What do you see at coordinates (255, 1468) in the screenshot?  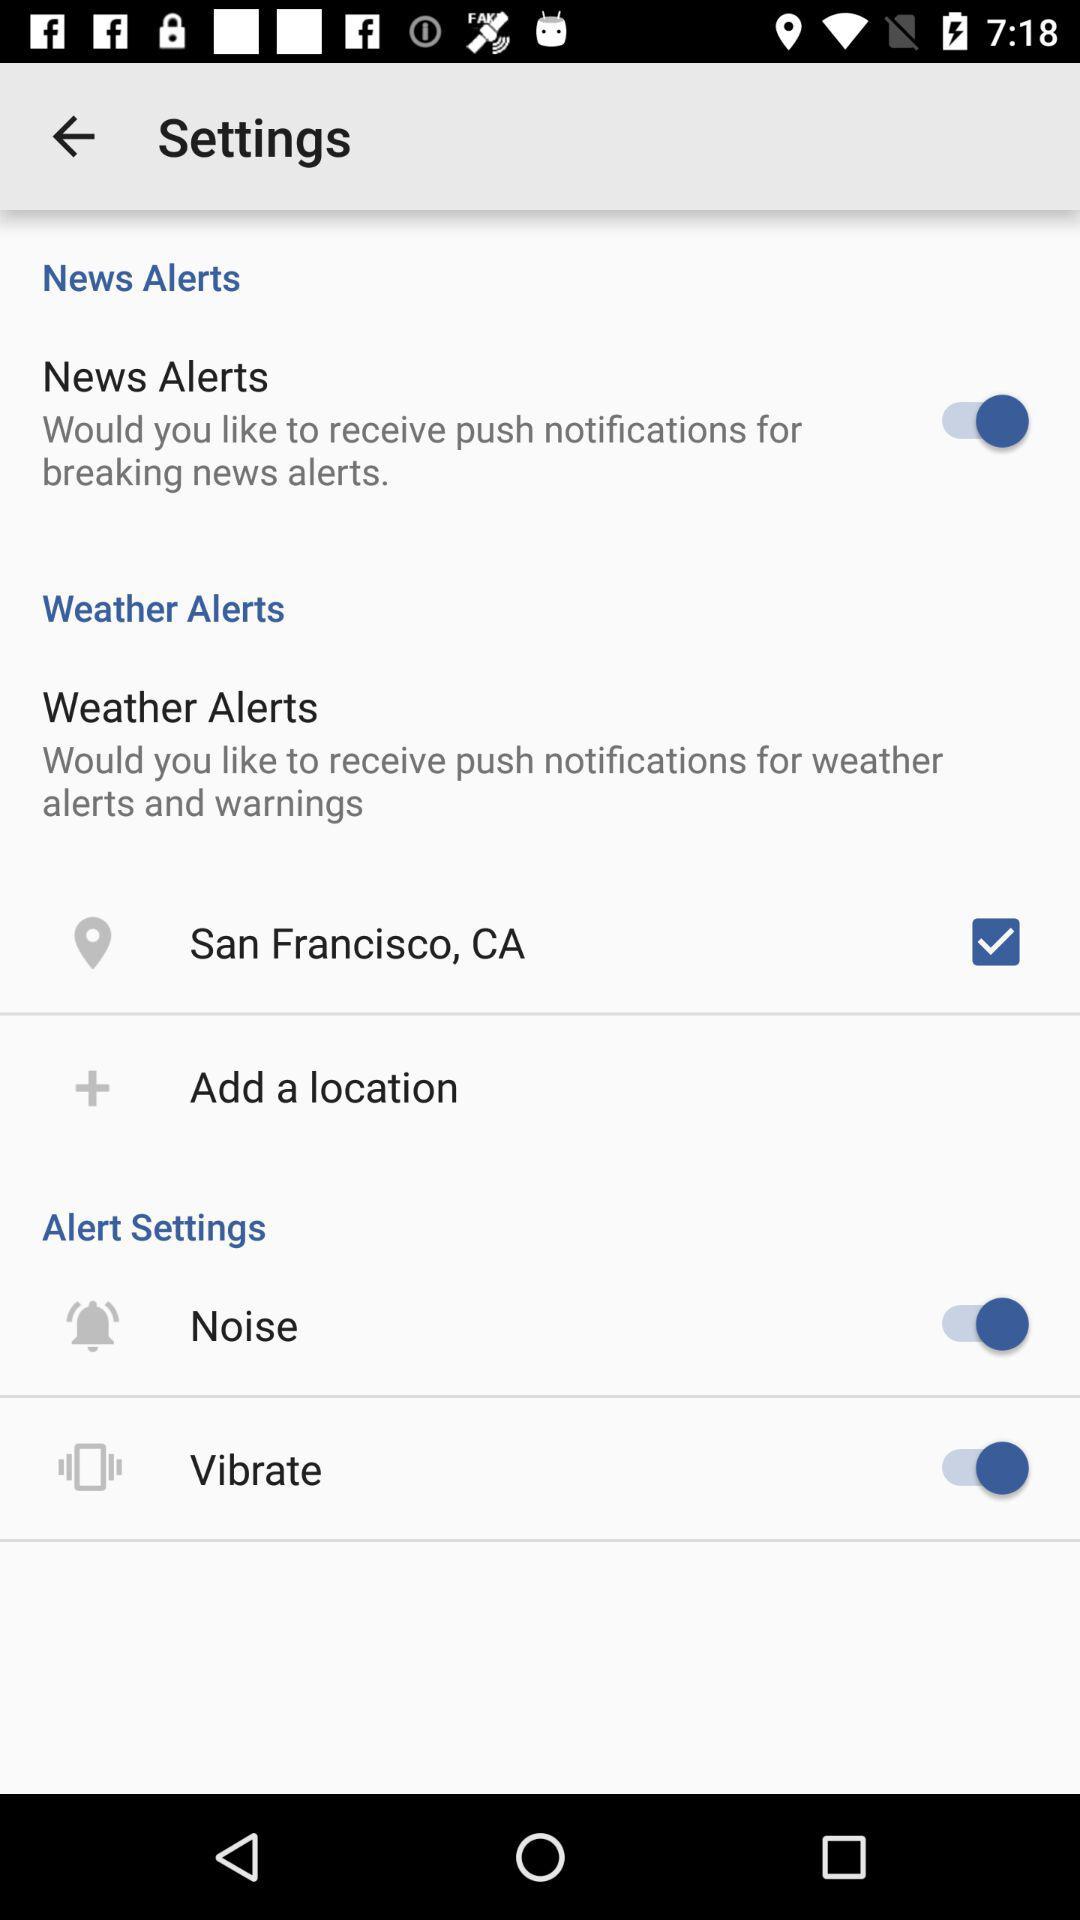 I see `the vibrate` at bounding box center [255, 1468].